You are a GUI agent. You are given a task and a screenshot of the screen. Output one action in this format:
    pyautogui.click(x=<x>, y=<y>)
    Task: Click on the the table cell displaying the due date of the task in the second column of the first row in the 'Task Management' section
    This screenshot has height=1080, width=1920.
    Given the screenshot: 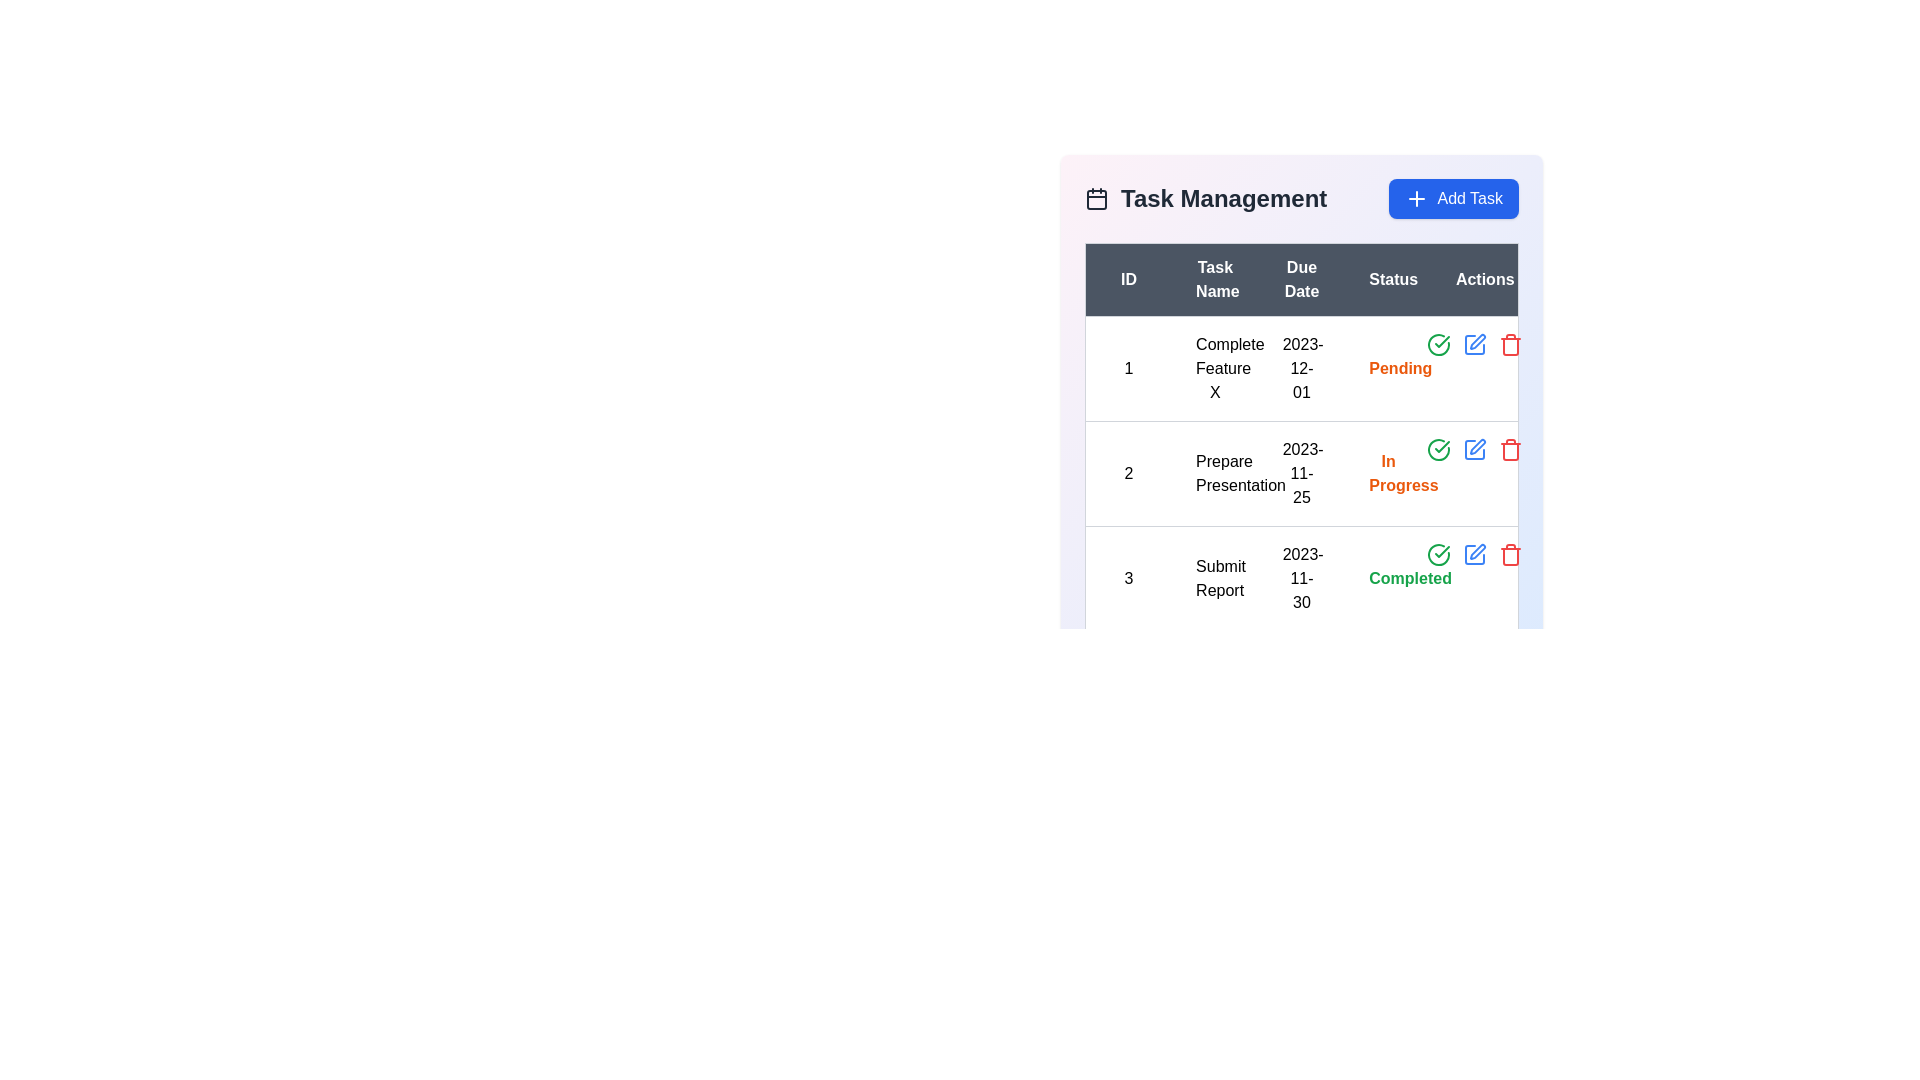 What is the action you would take?
    pyautogui.click(x=1301, y=380)
    